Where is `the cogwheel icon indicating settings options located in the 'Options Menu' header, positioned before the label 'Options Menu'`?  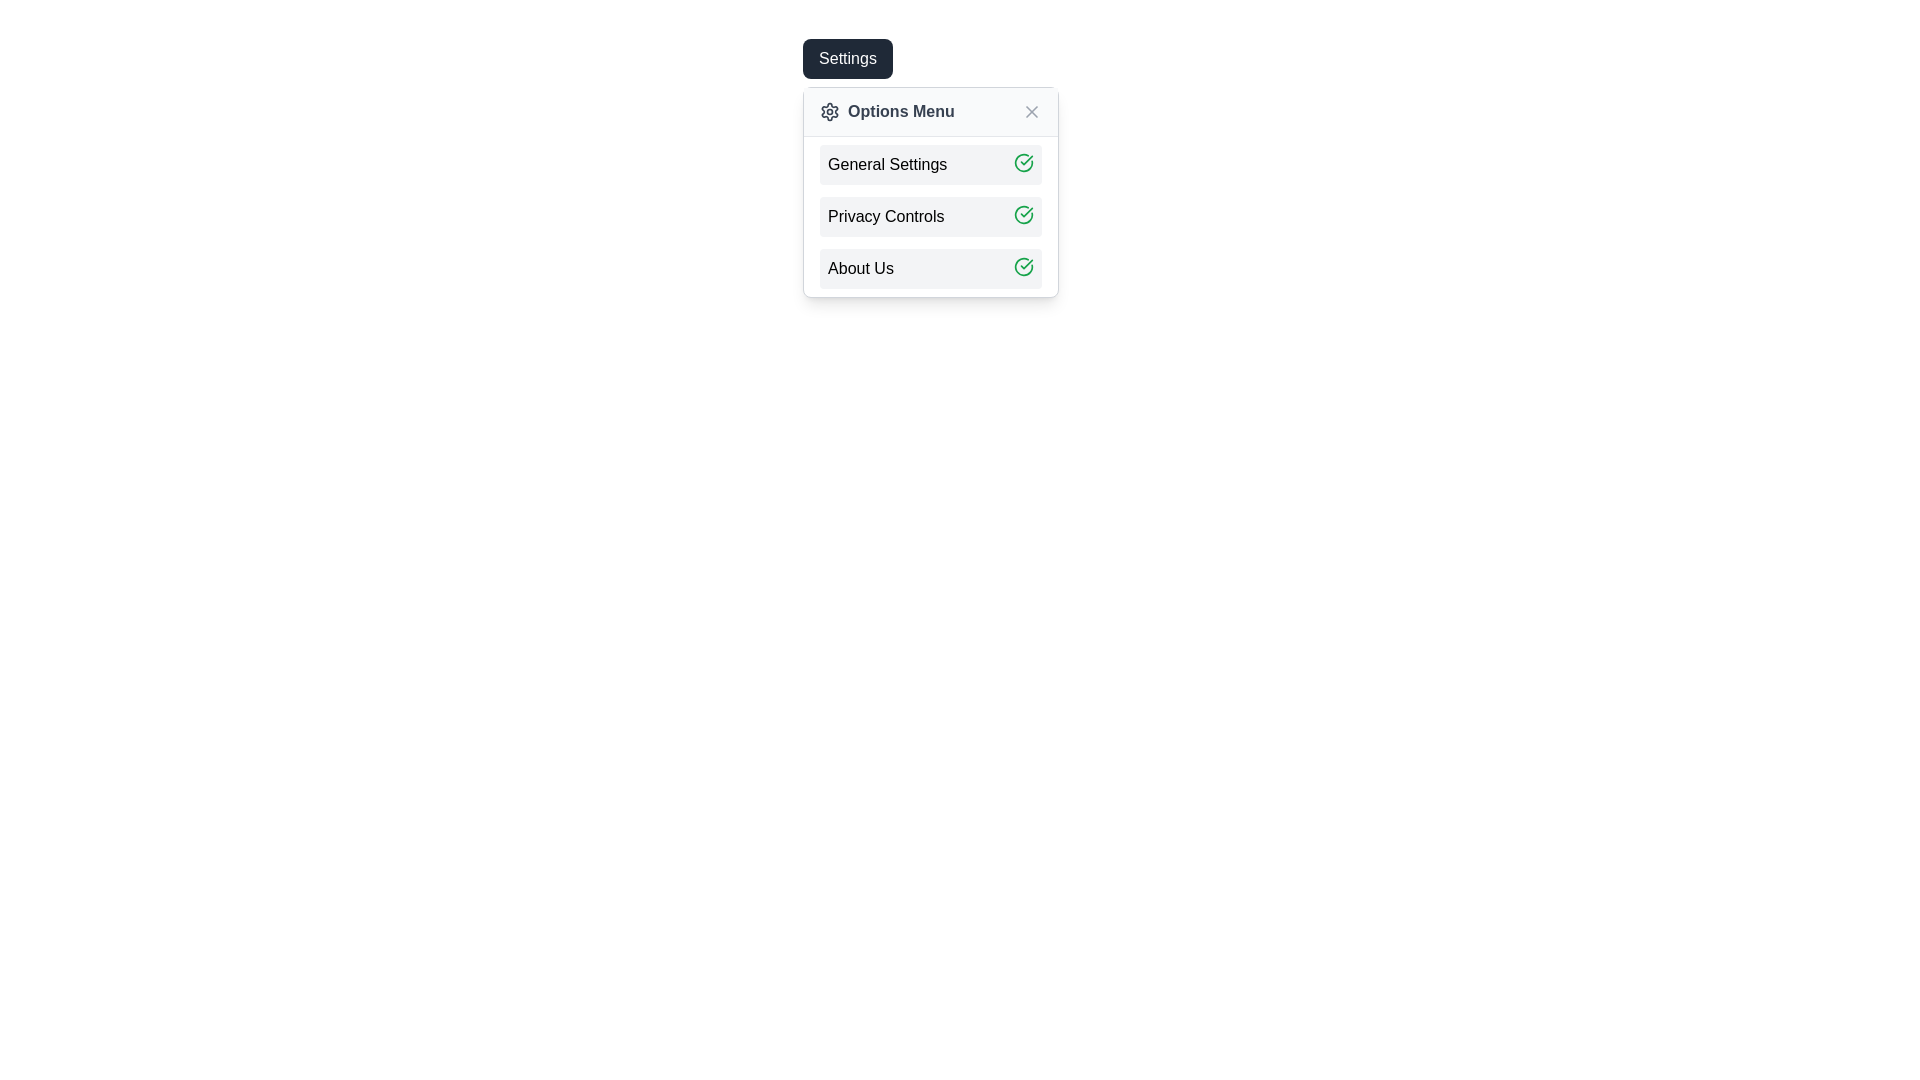 the cogwheel icon indicating settings options located in the 'Options Menu' header, positioned before the label 'Options Menu' is located at coordinates (830, 111).